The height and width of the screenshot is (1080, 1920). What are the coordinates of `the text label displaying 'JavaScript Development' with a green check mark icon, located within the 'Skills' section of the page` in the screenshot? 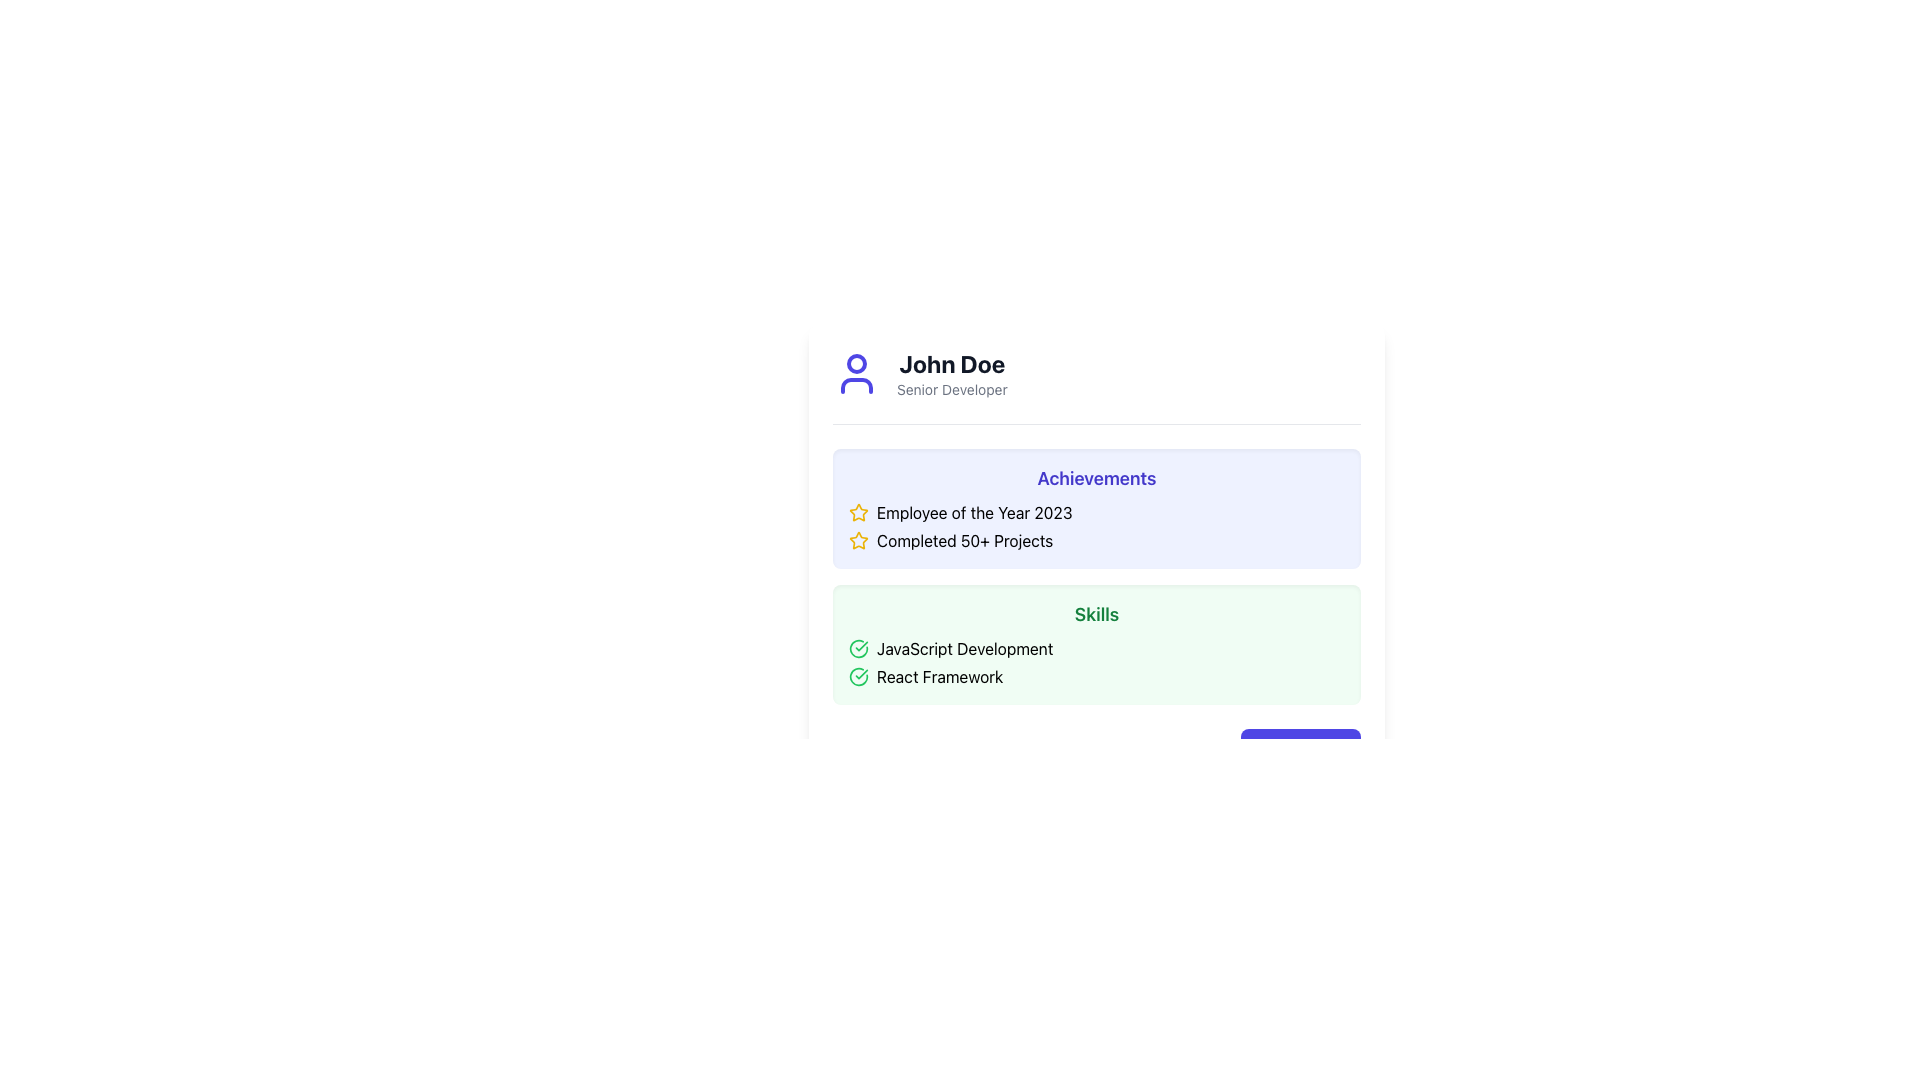 It's located at (965, 648).